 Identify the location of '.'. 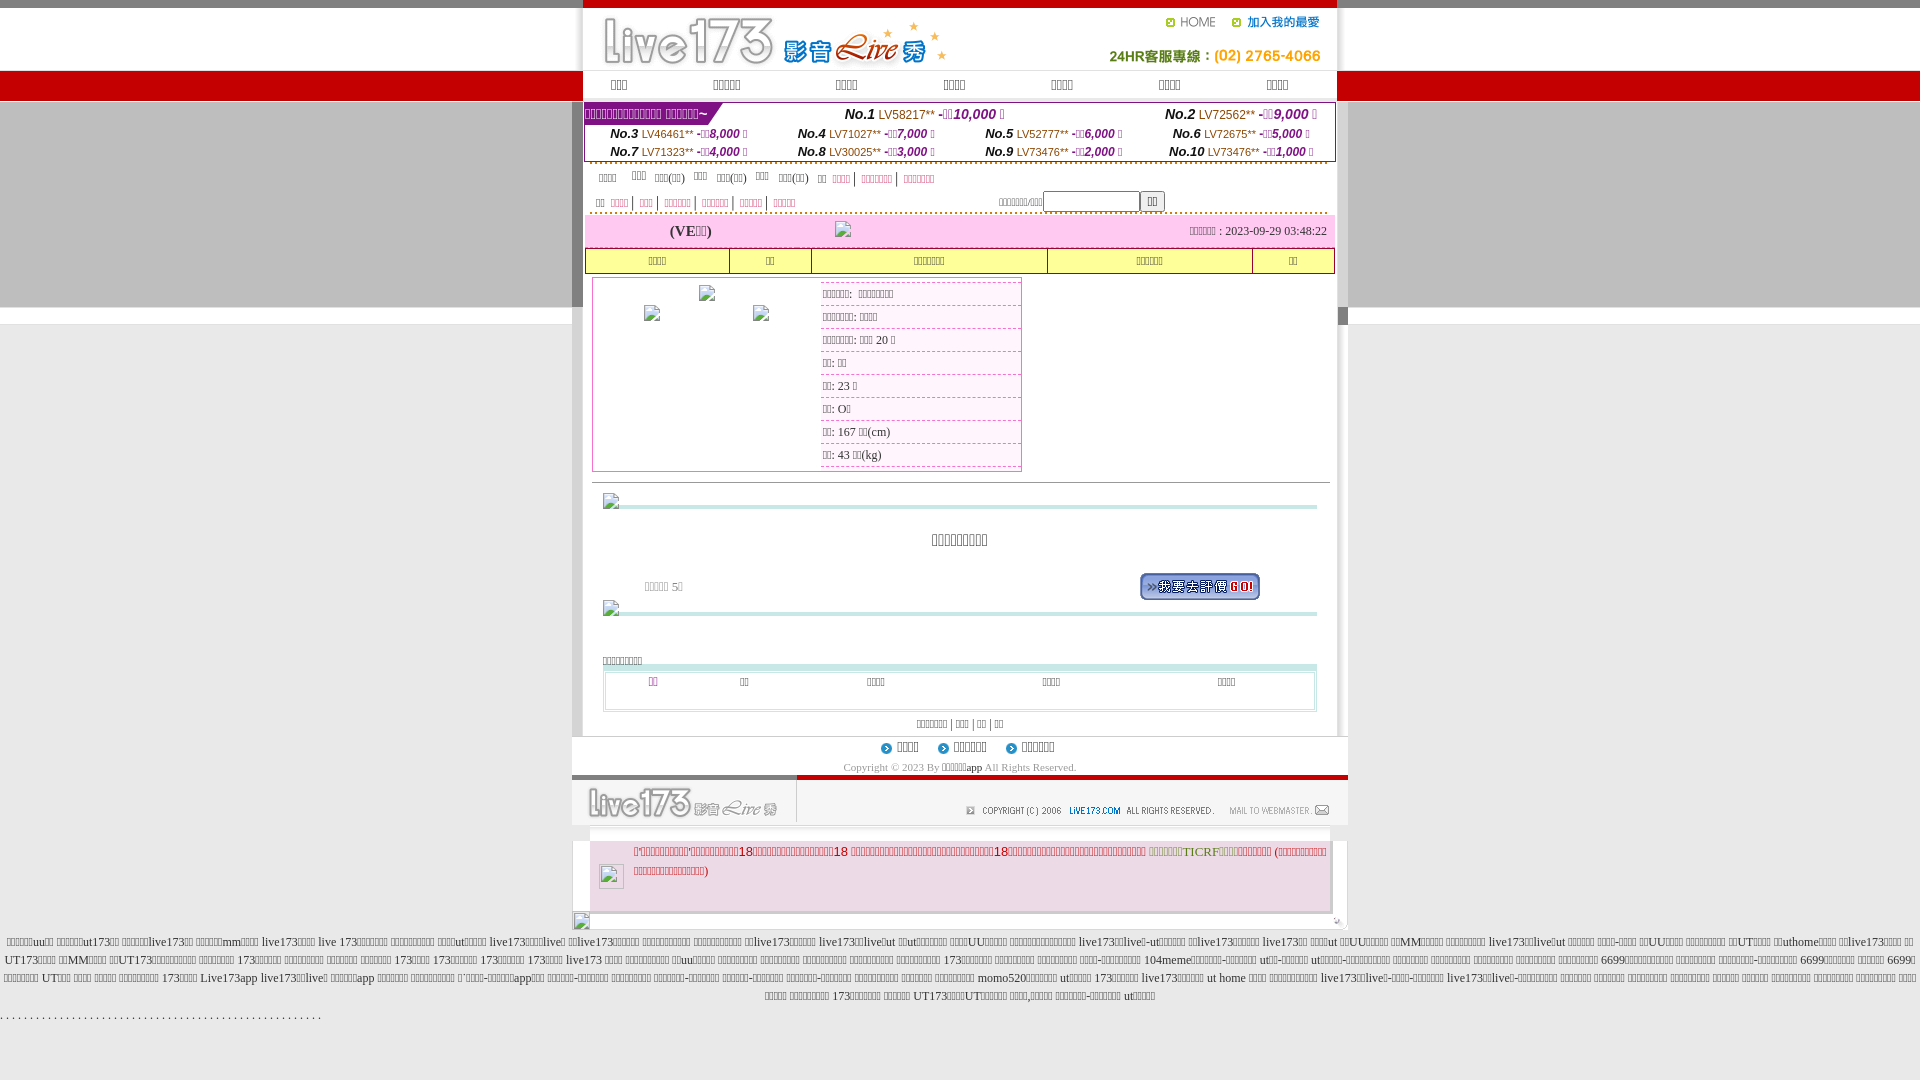
(193, 1014).